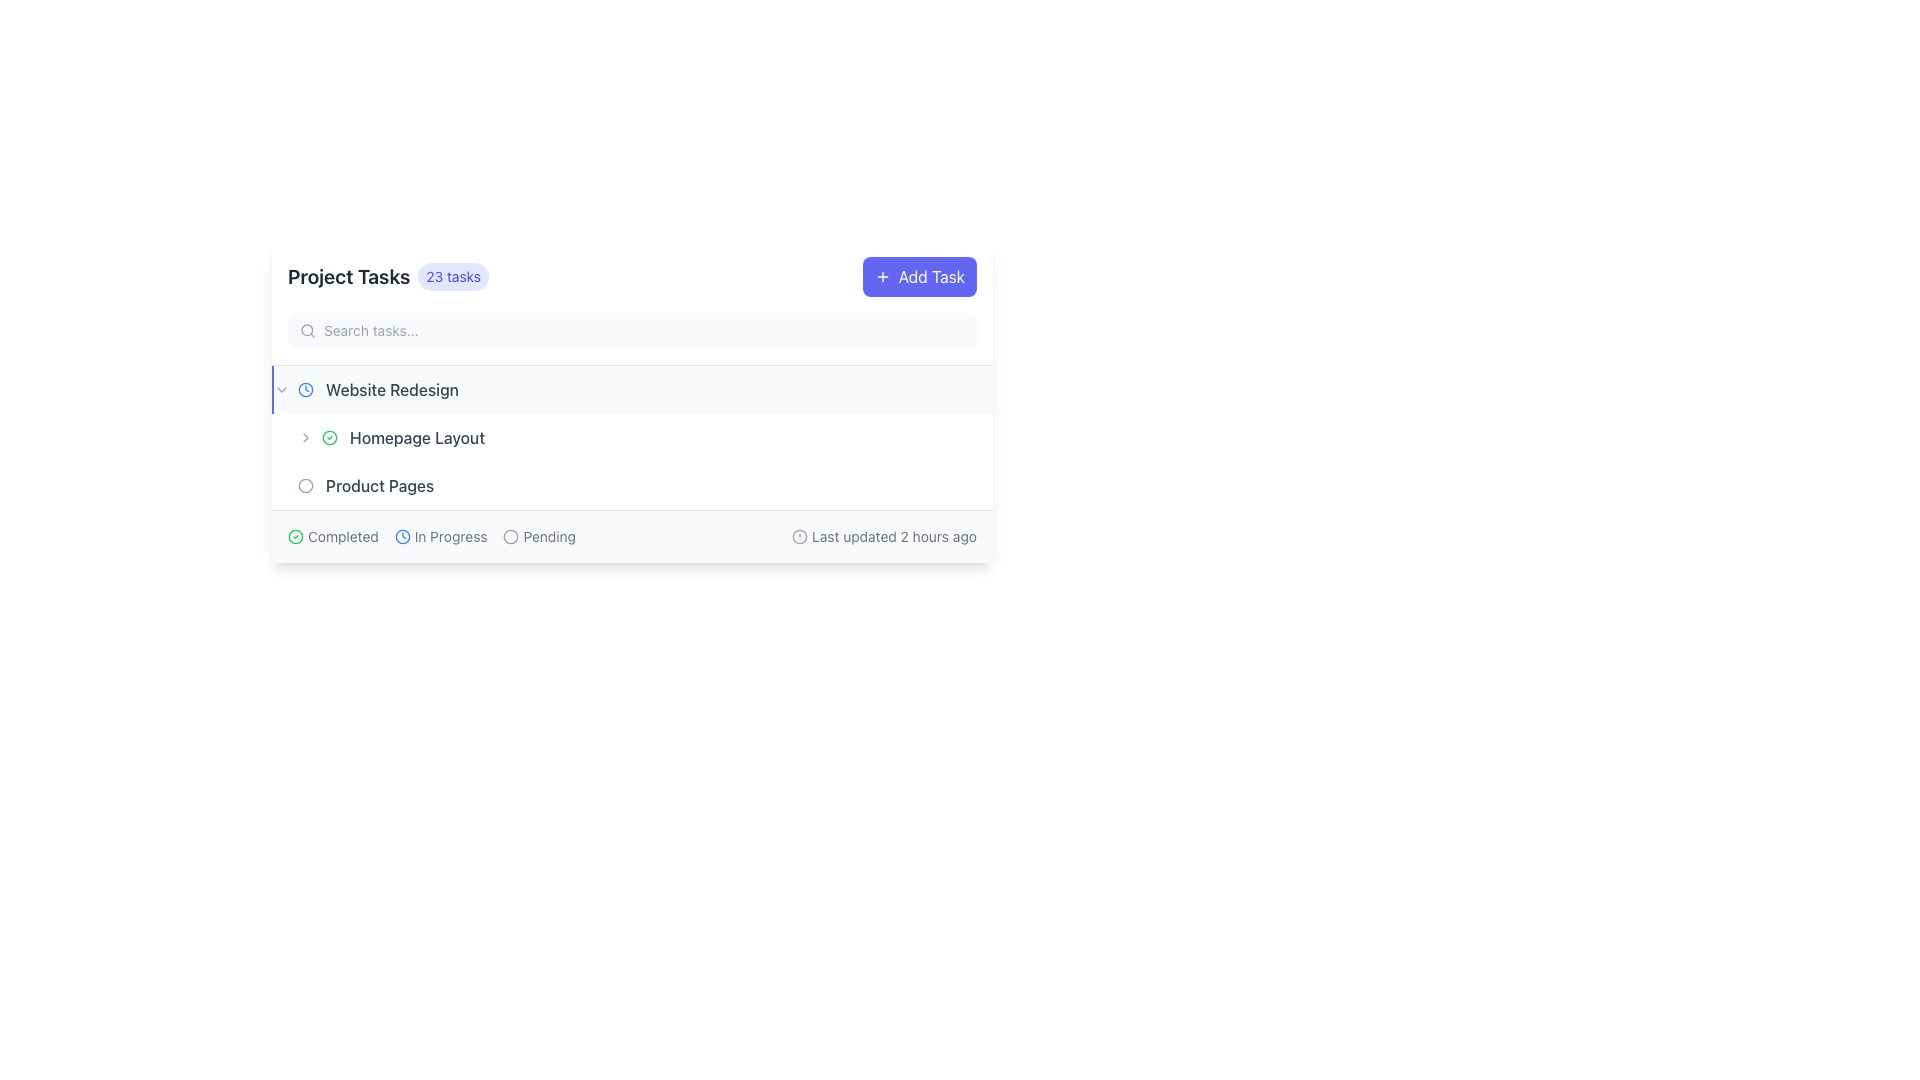  Describe the element at coordinates (388, 277) in the screenshot. I see `text label 'Project Tasks' with the accompanying badge displaying '23 tasks', located in the top-left section of the interface within the header-like bar` at that location.